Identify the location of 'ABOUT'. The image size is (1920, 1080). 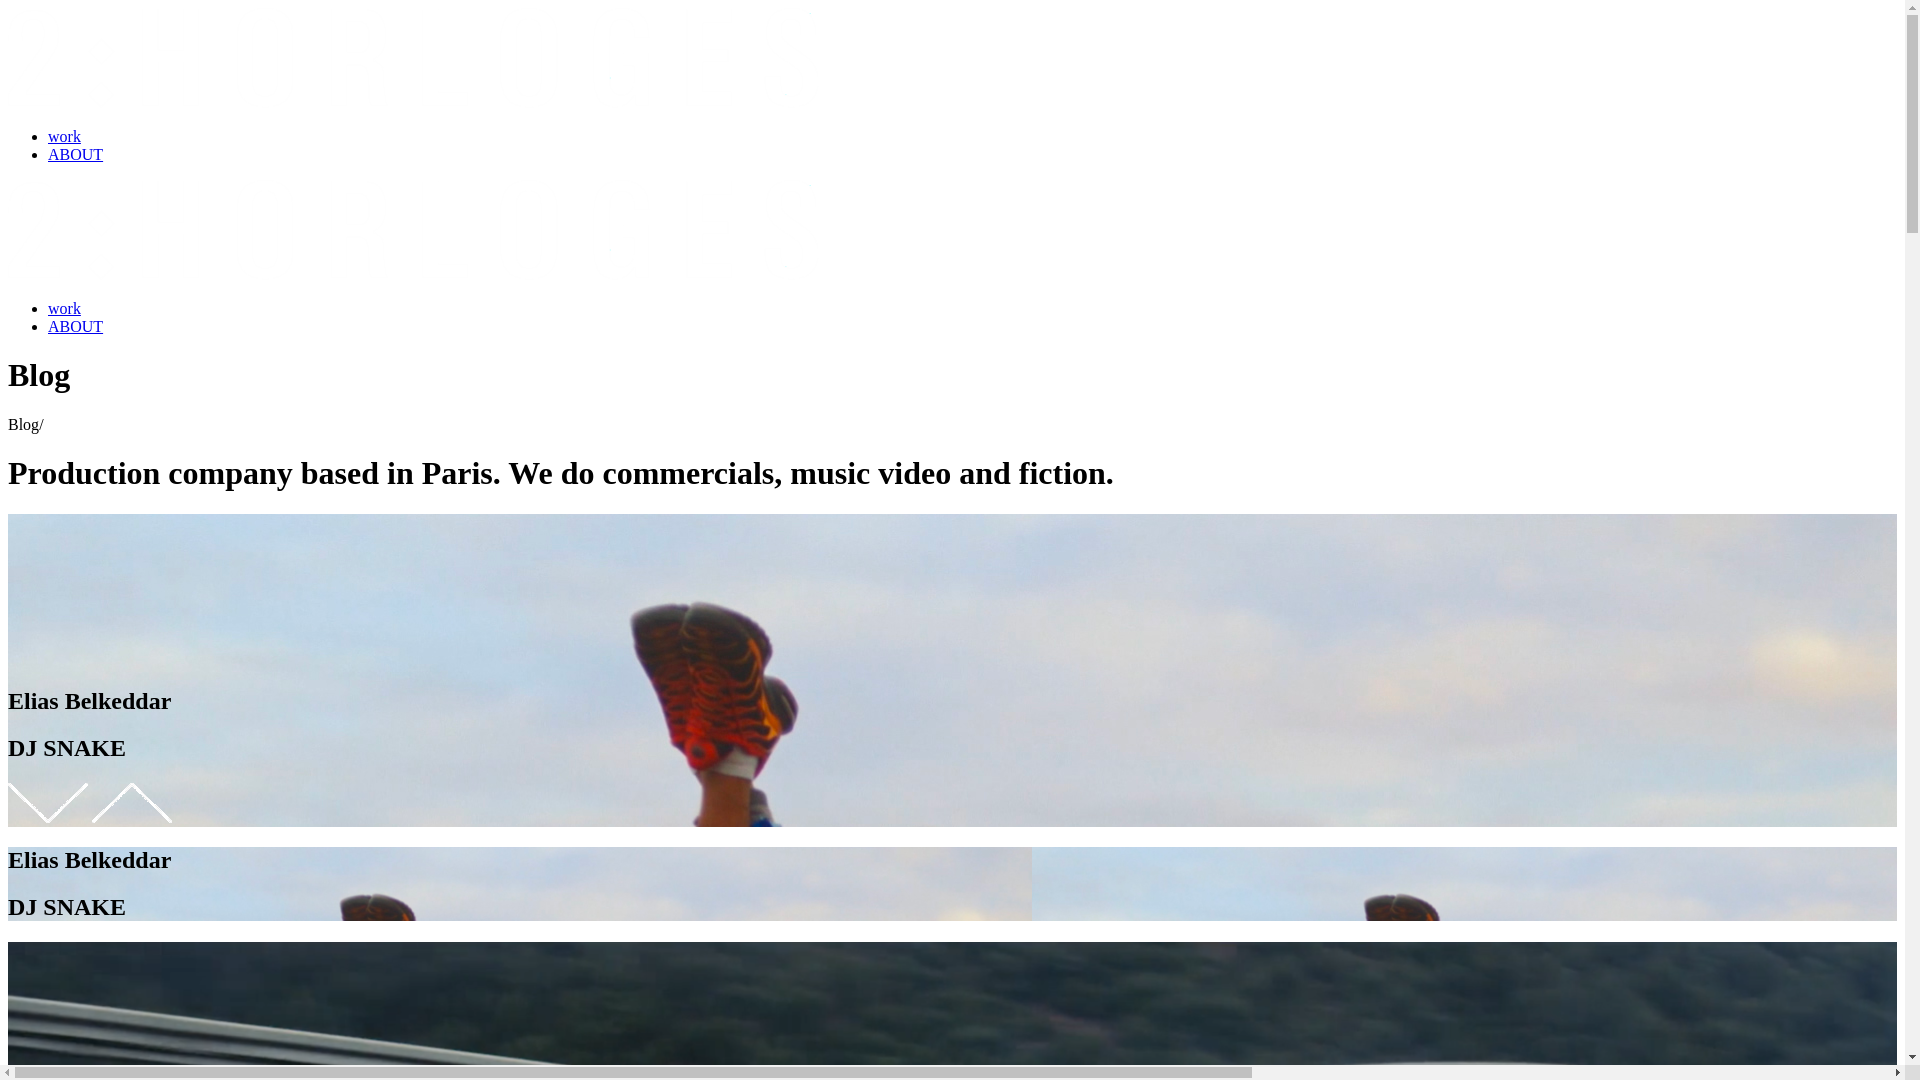
(75, 325).